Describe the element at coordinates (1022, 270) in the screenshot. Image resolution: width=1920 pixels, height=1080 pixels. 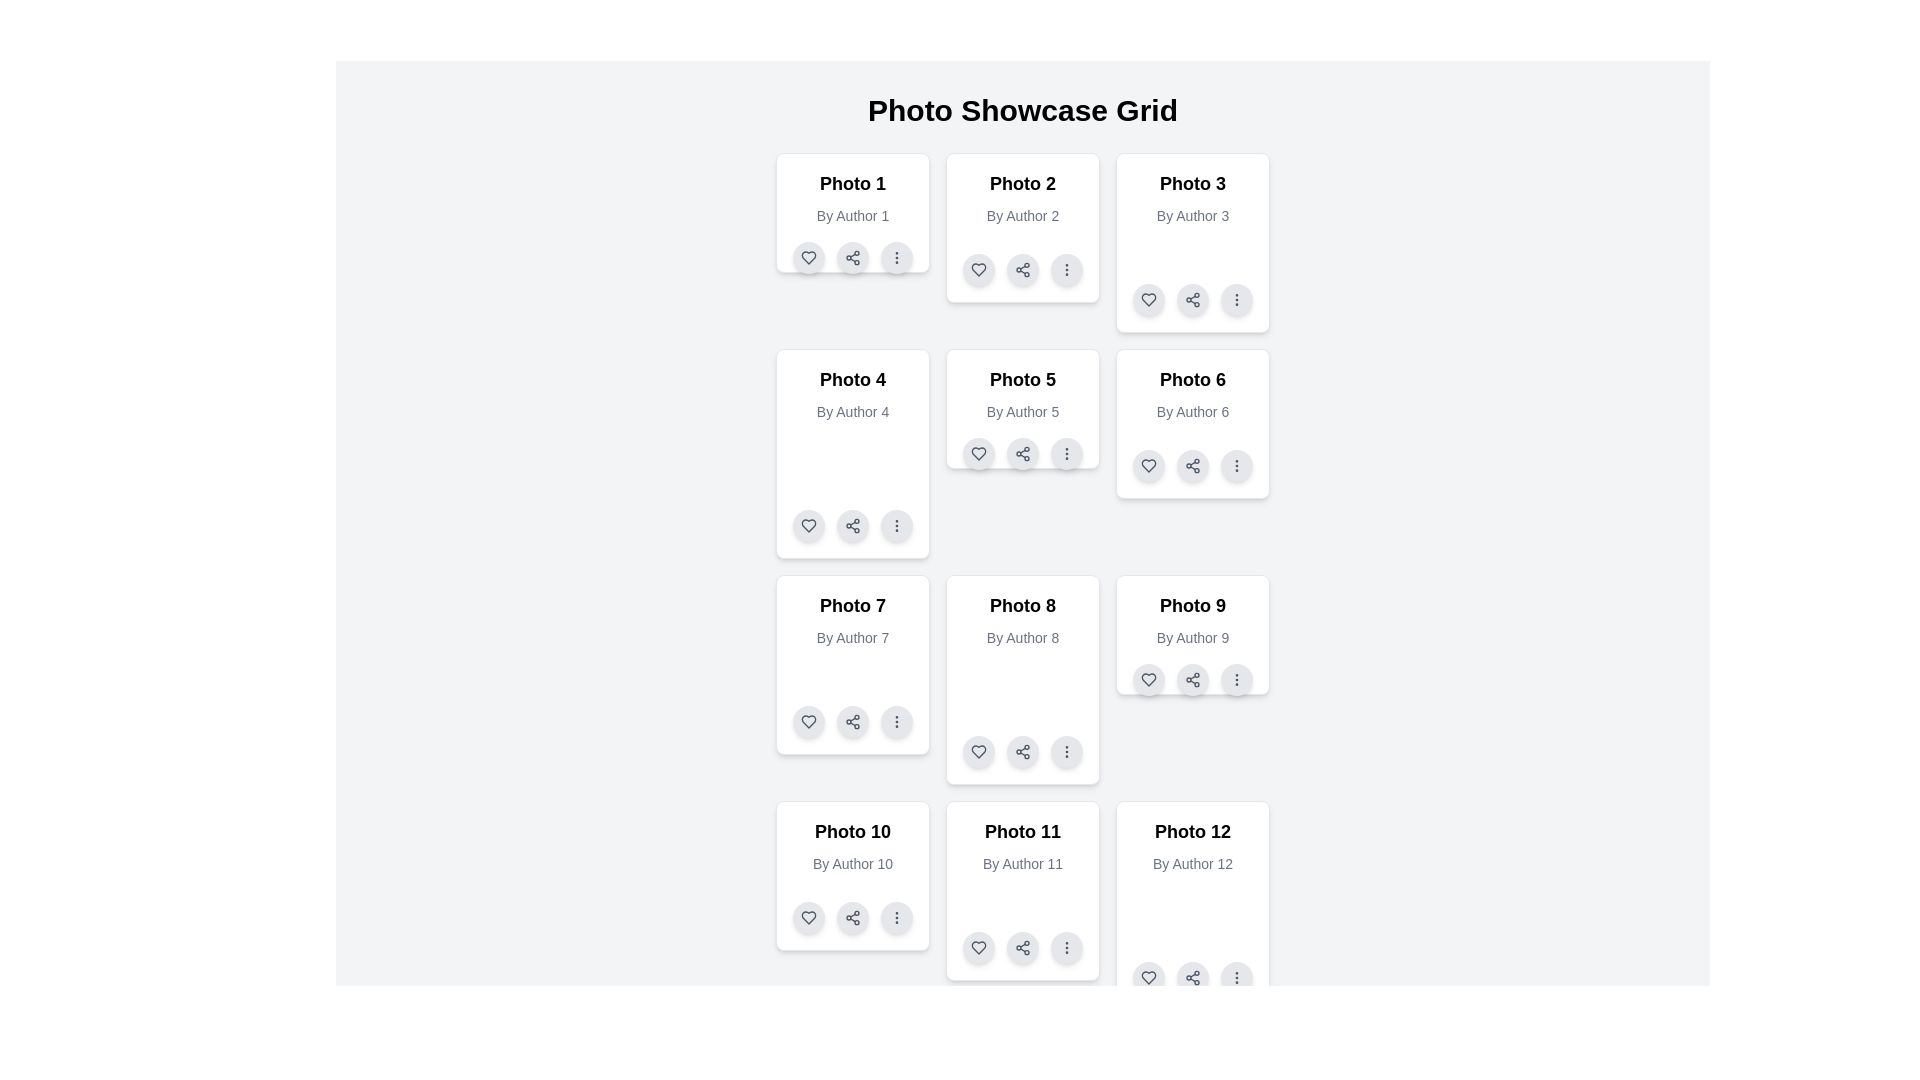
I see `the share icon, which is a gray icon with three circular nodes forming a triangular shape, located between the heart icon and the three-dot menu icon in the lower section of the 'Photo 2' card` at that location.